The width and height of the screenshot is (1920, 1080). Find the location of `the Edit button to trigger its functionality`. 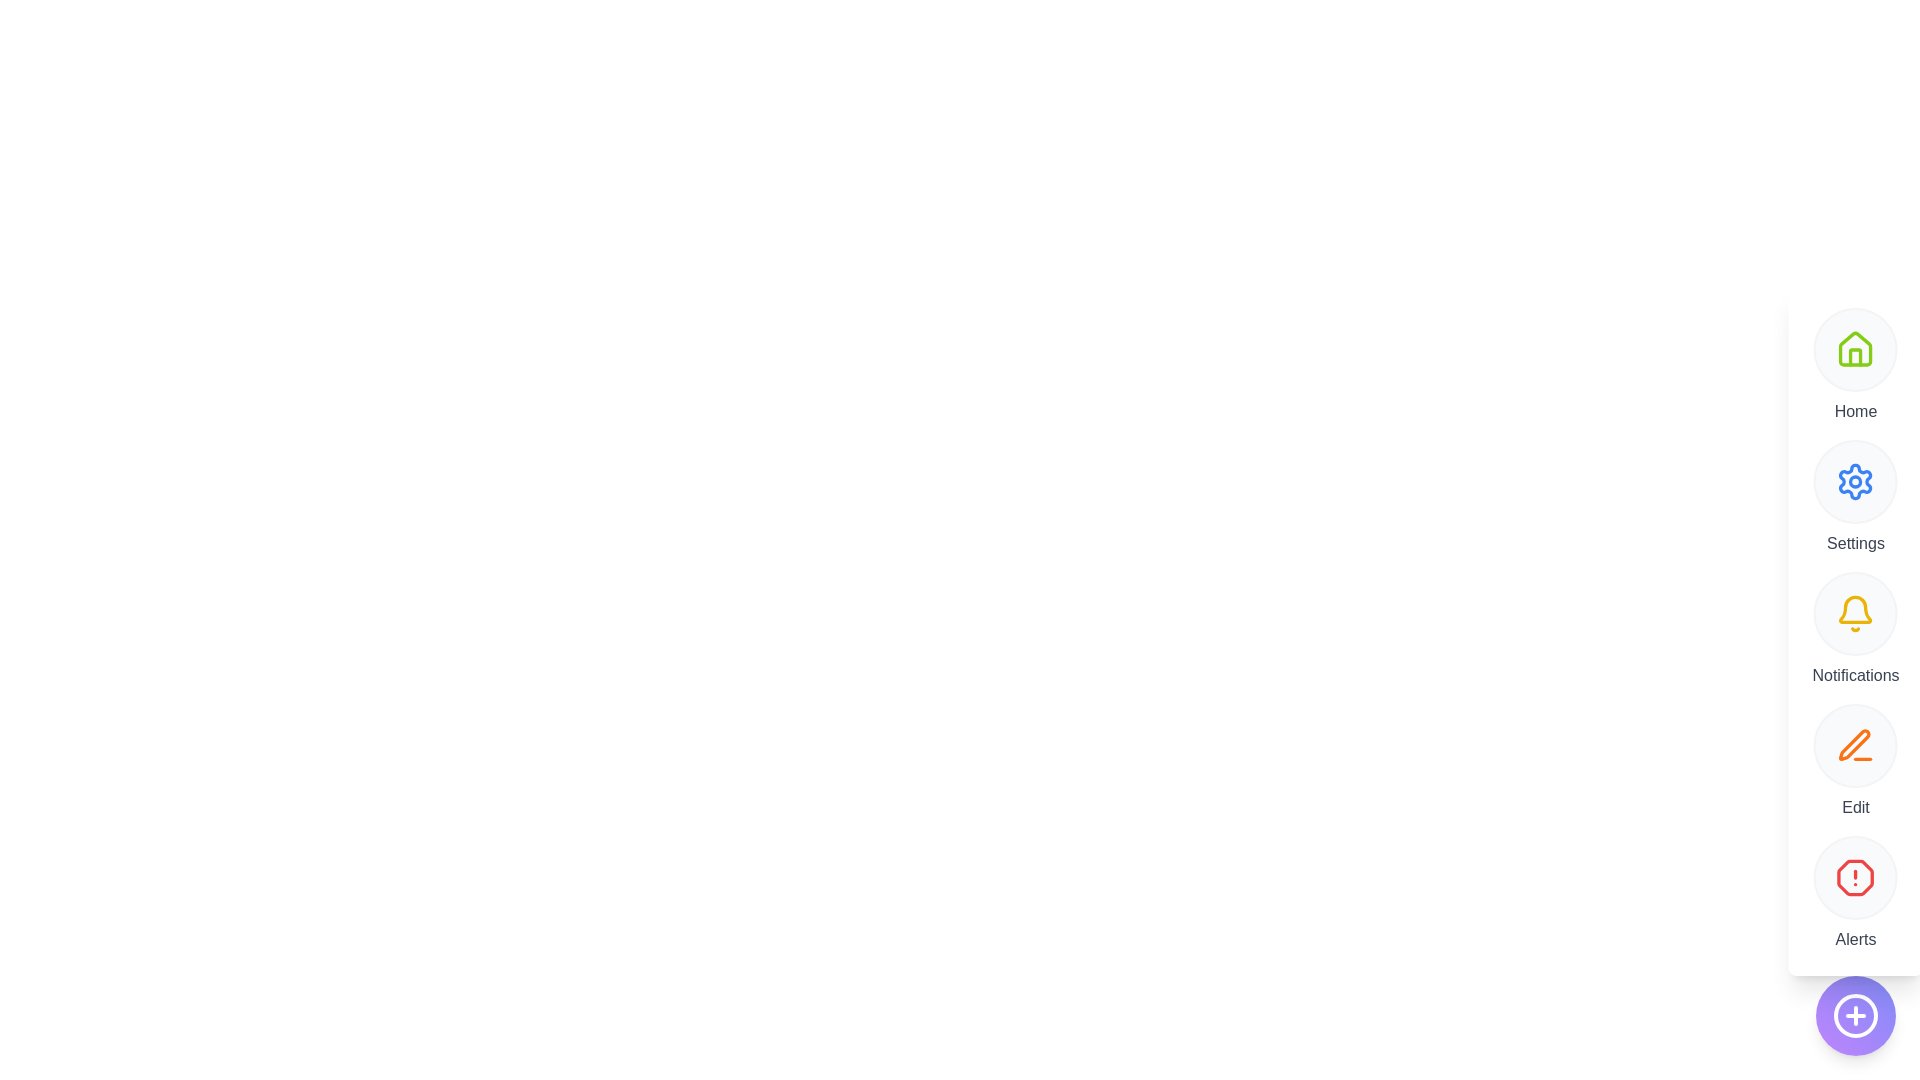

the Edit button to trigger its functionality is located at coordinates (1855, 745).